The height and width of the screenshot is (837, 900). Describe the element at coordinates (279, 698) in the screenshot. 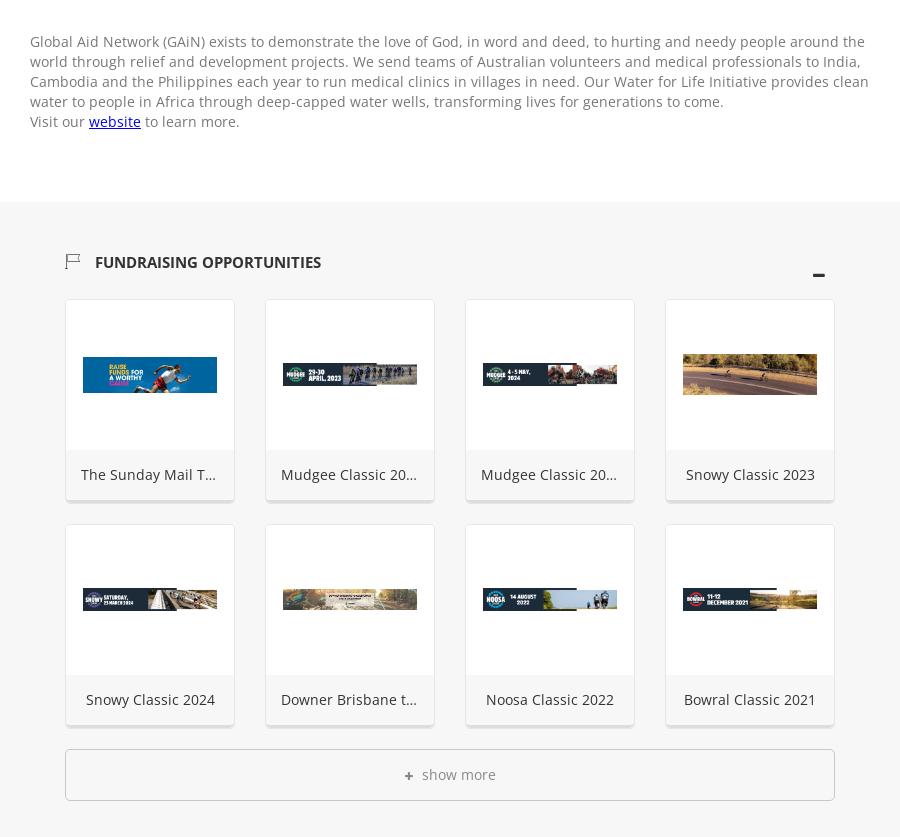

I see `'Downer Brisbane to Gold Coast Cycle Challenge 2022'` at that location.